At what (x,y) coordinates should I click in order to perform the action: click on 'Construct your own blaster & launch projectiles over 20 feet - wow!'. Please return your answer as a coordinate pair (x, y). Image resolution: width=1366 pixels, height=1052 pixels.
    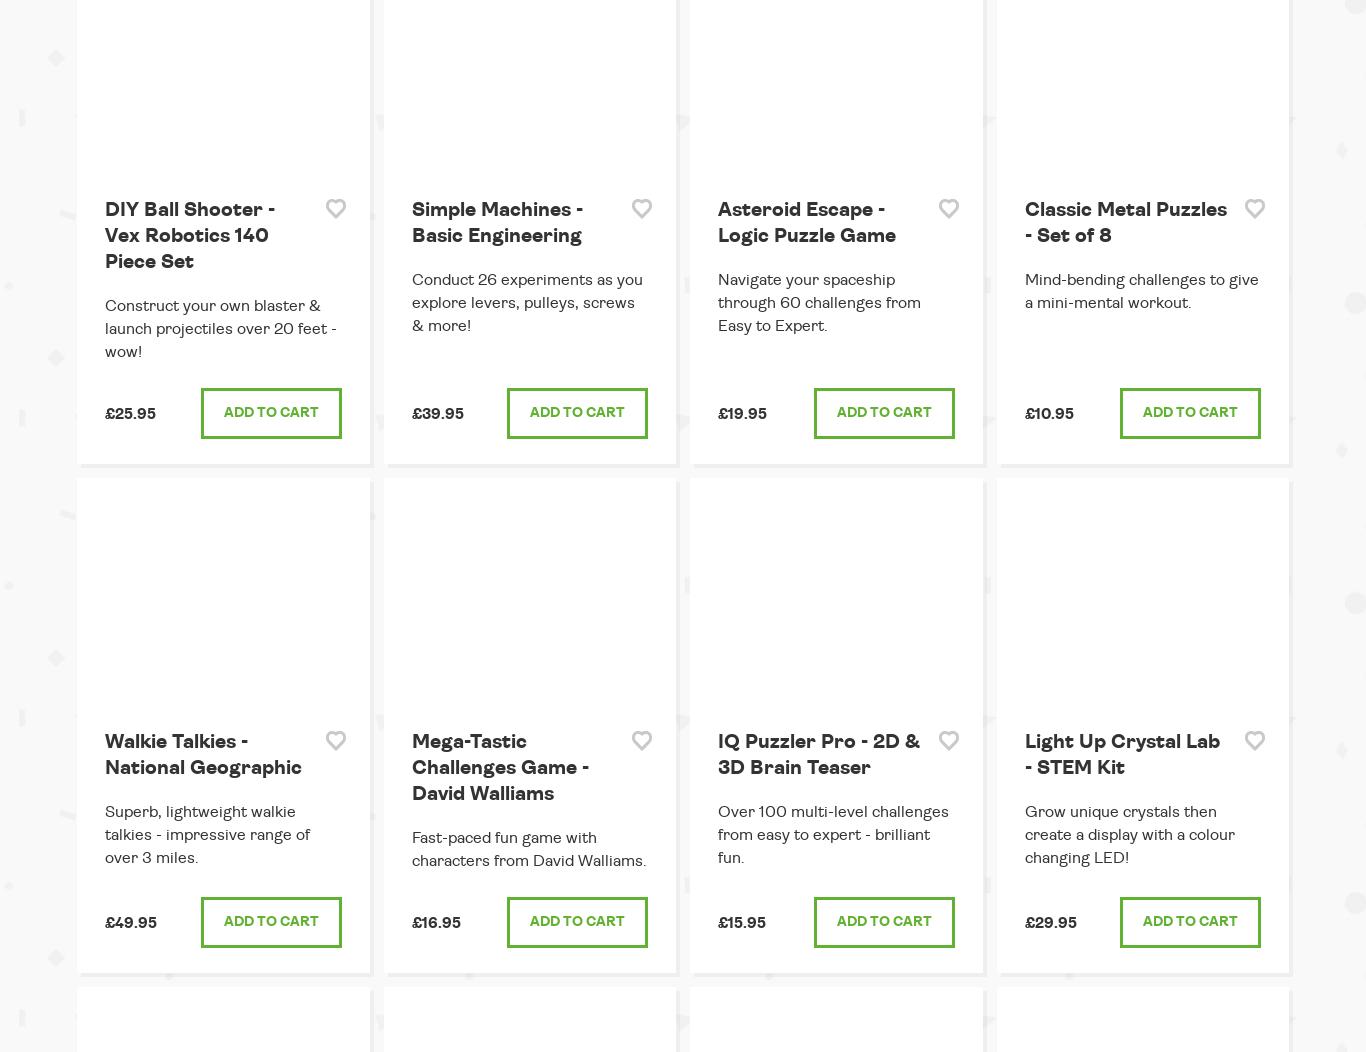
    Looking at the image, I should click on (105, 327).